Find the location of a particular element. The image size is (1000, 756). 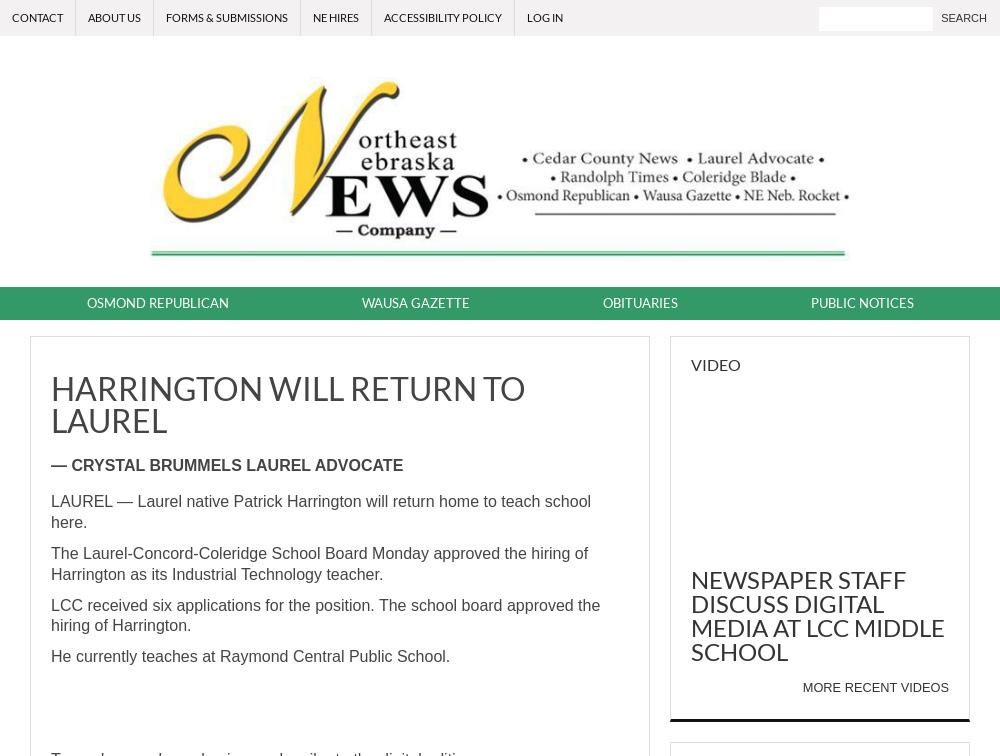

'About Us' is located at coordinates (113, 17).